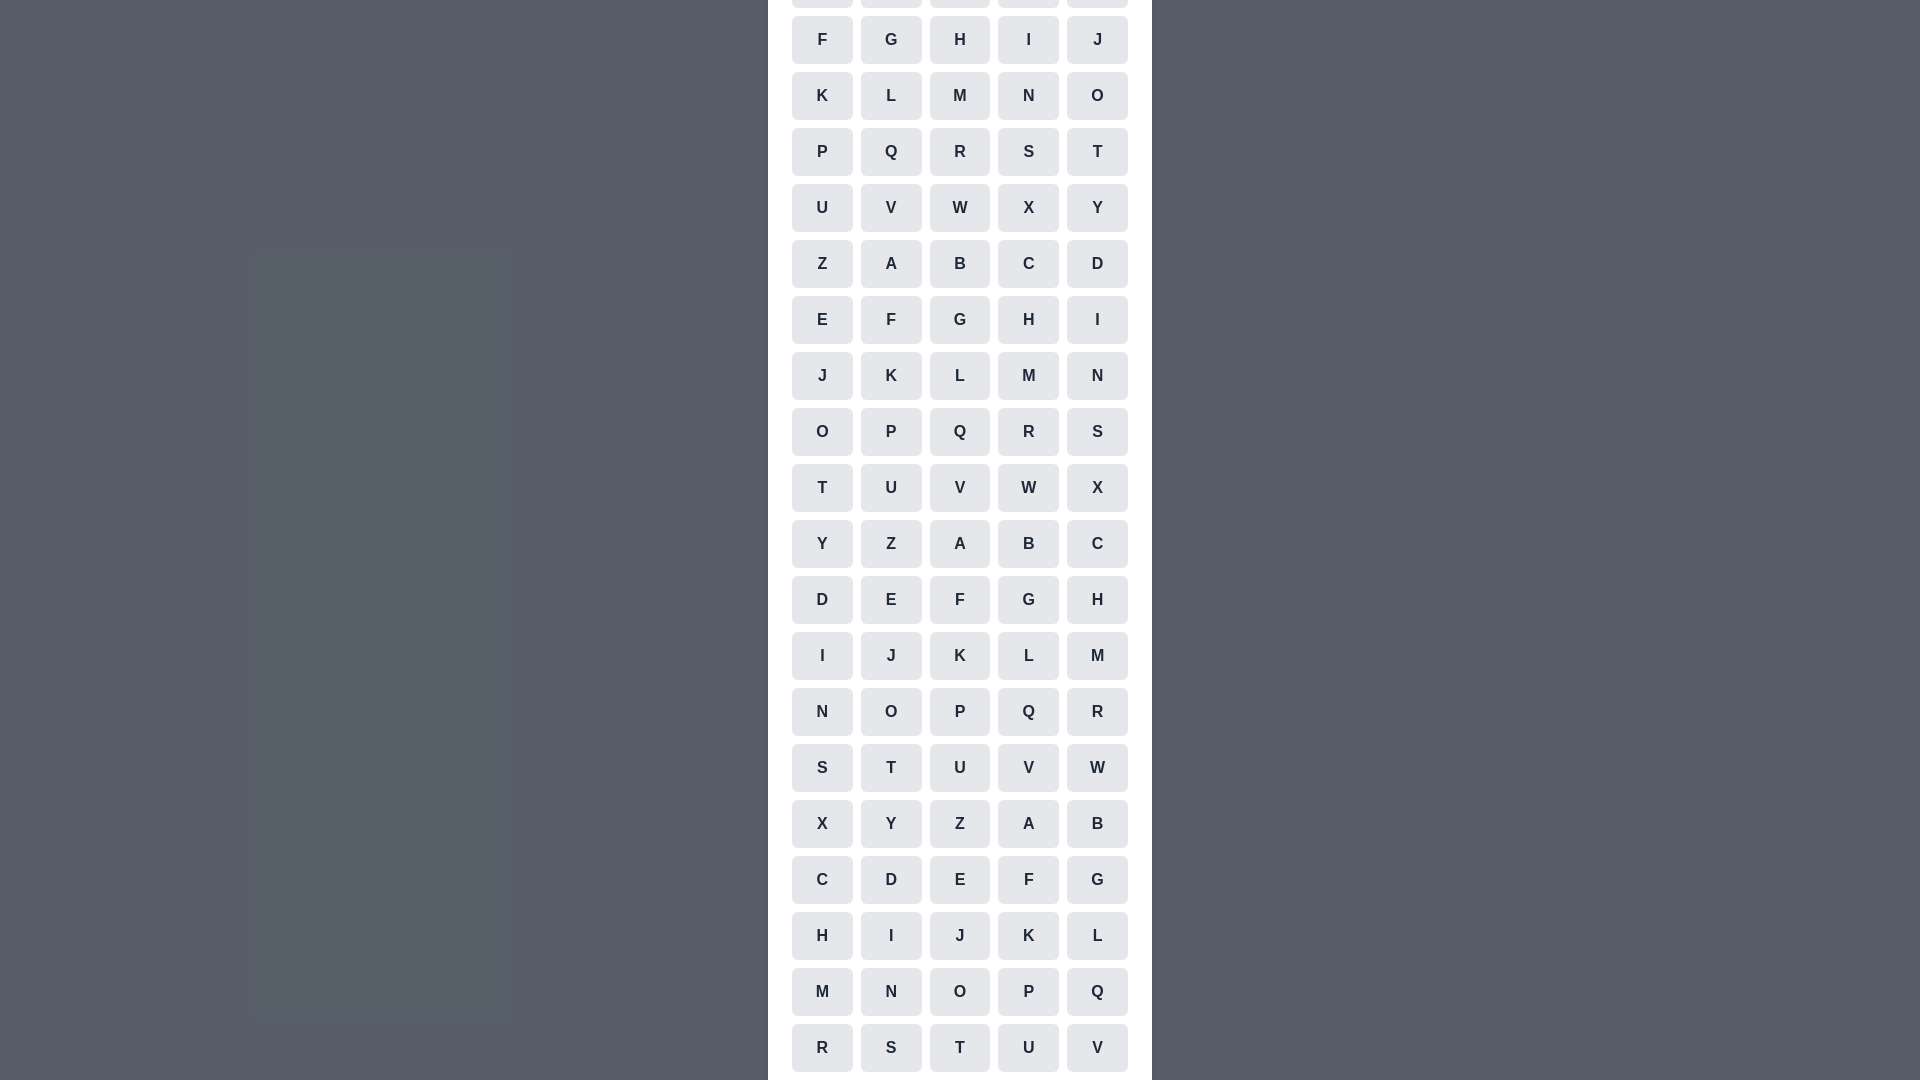 The image size is (1920, 1080). Describe the element at coordinates (1028, 150) in the screenshot. I see `the cell representing the character S` at that location.